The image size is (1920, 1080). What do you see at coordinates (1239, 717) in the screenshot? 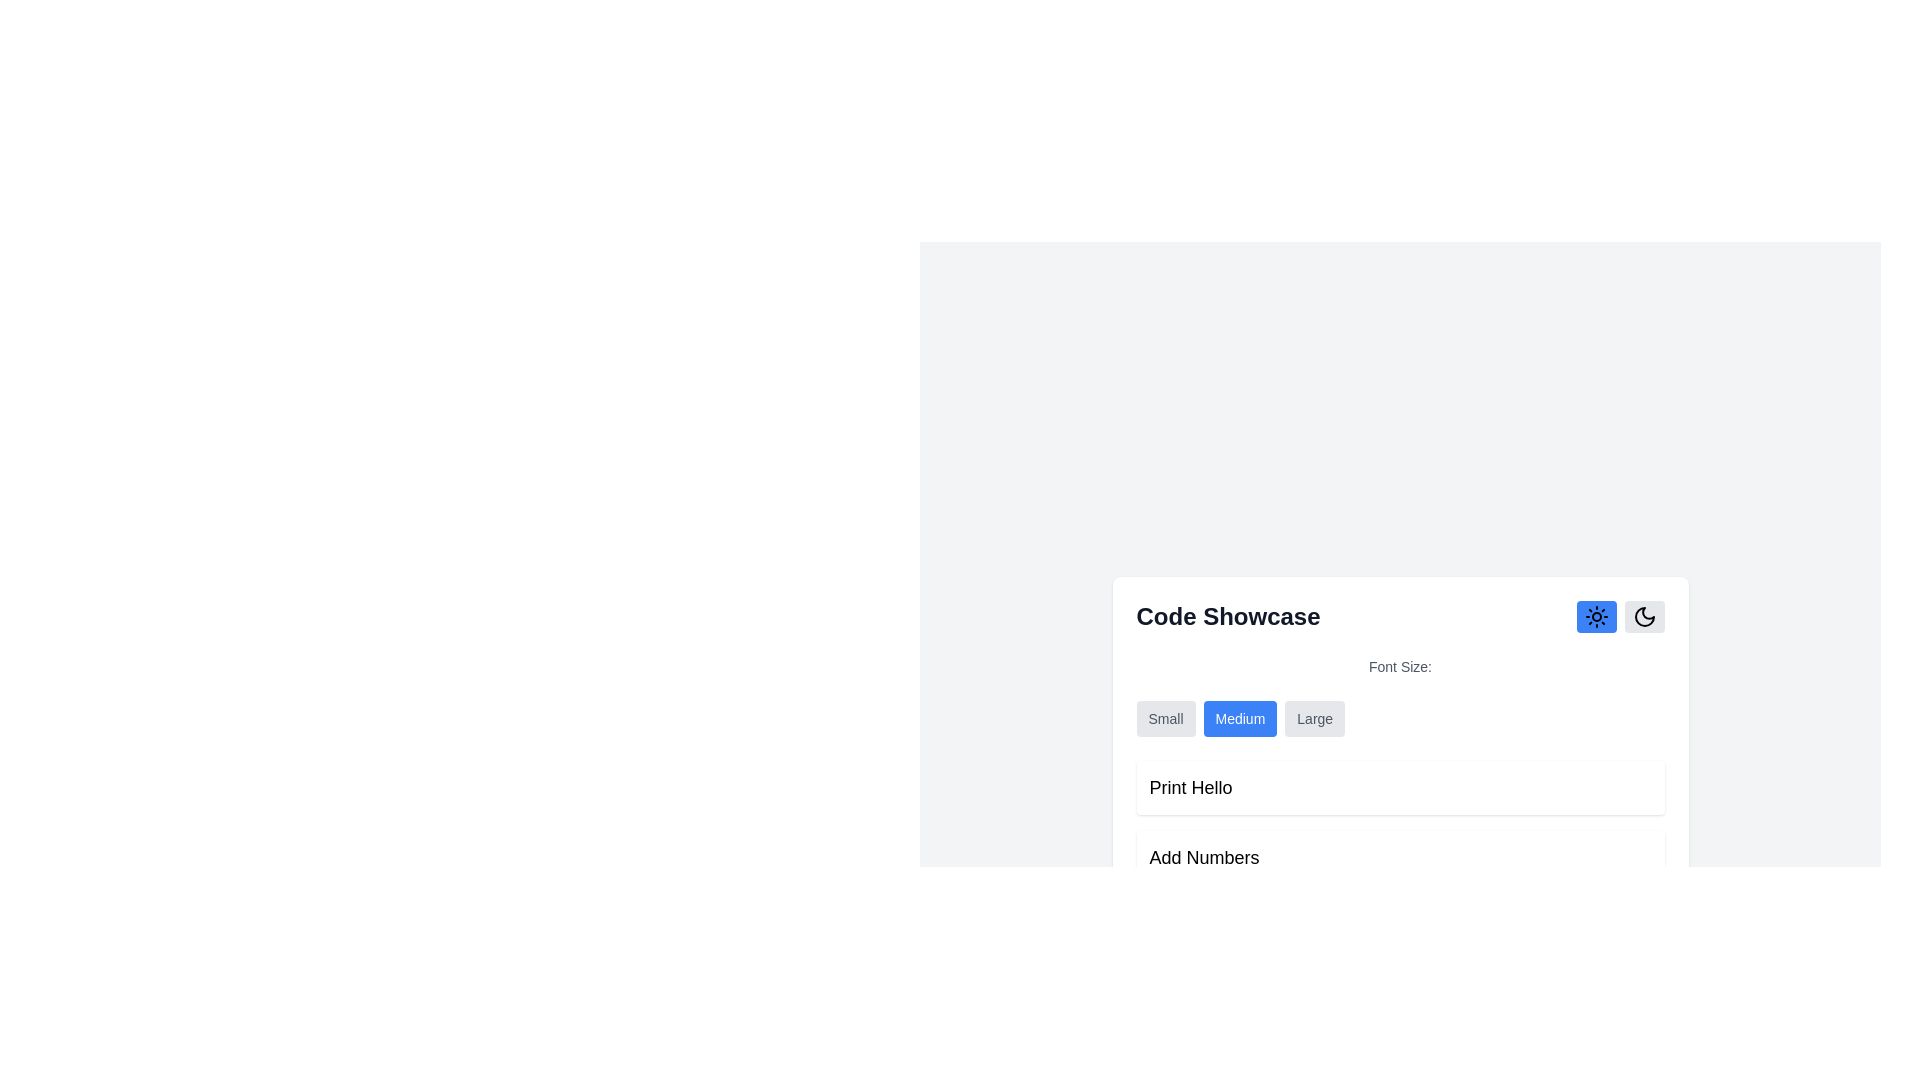
I see `the 'Medium' button in the font size selection group` at bounding box center [1239, 717].